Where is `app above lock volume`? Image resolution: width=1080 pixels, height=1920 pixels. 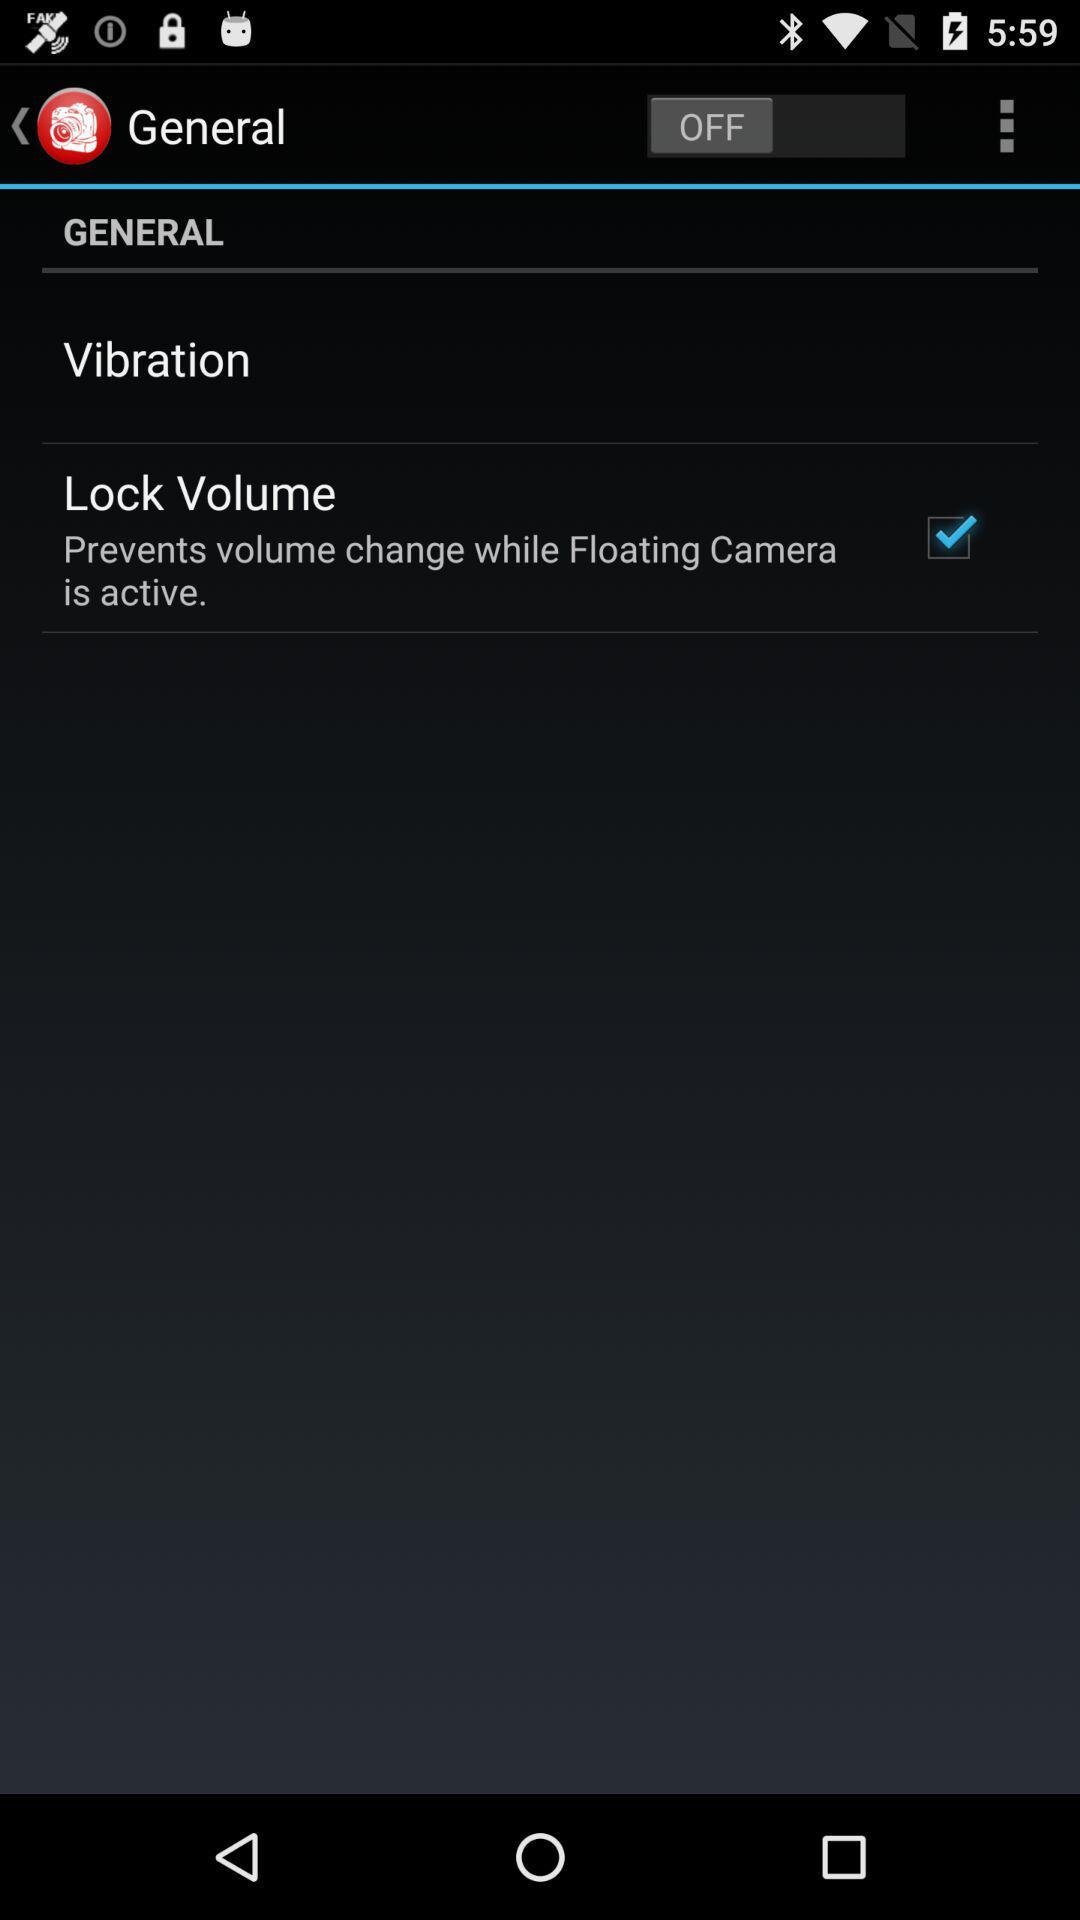
app above lock volume is located at coordinates (156, 358).